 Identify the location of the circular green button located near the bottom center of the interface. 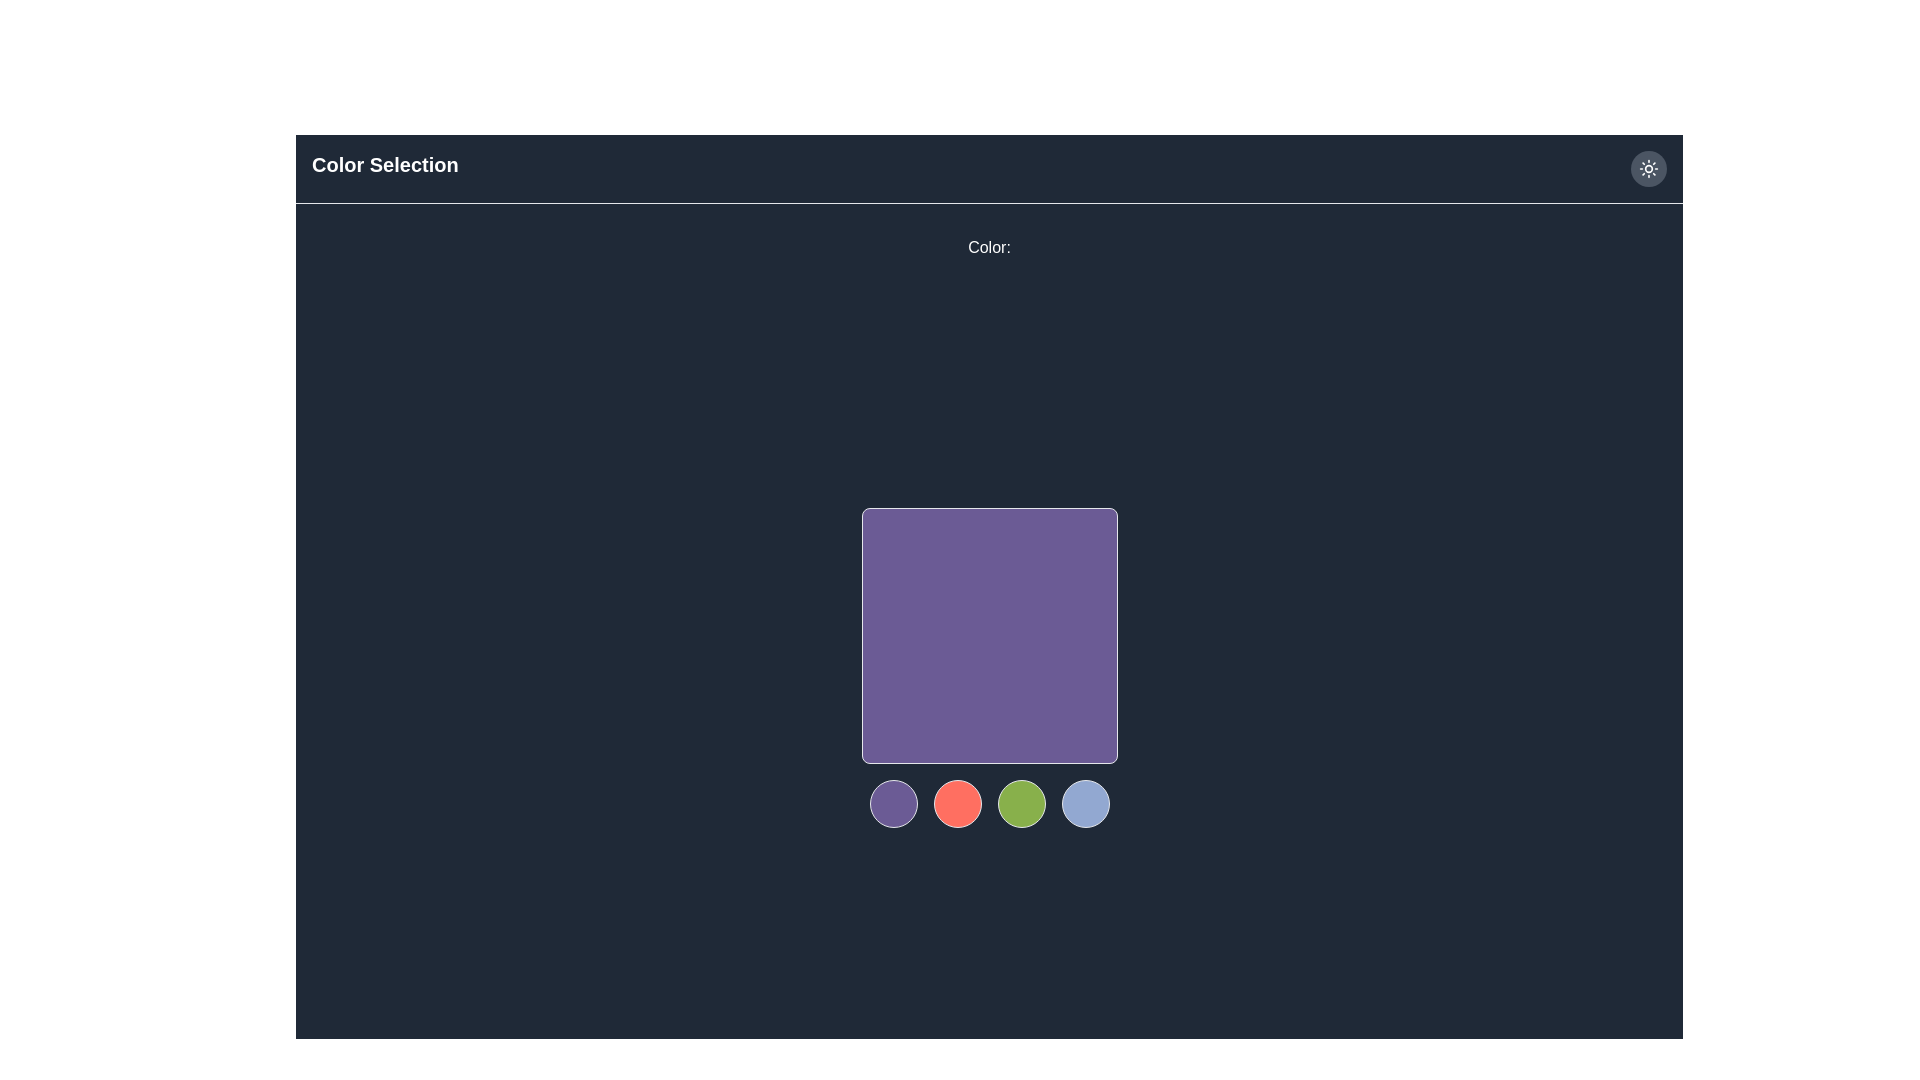
(1021, 802).